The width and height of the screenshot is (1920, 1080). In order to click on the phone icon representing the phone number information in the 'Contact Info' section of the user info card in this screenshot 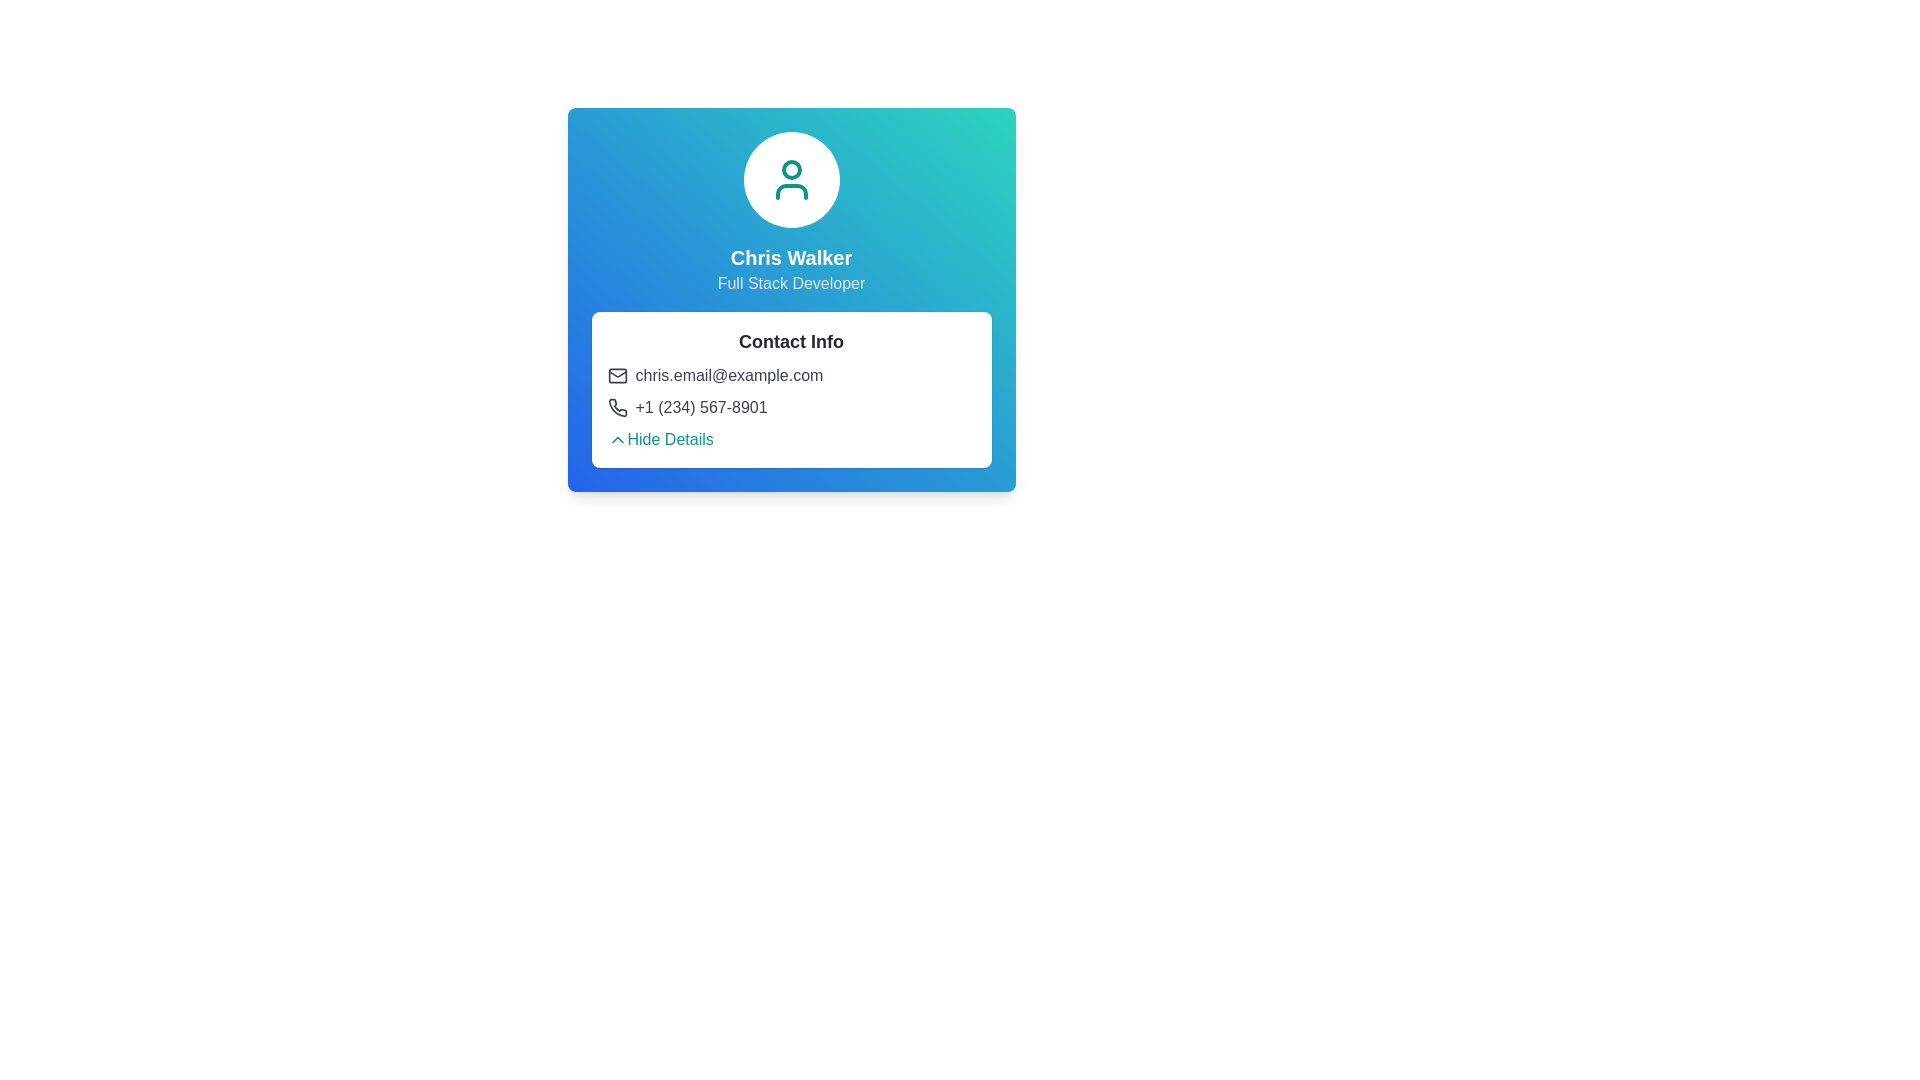, I will do `click(616, 407)`.